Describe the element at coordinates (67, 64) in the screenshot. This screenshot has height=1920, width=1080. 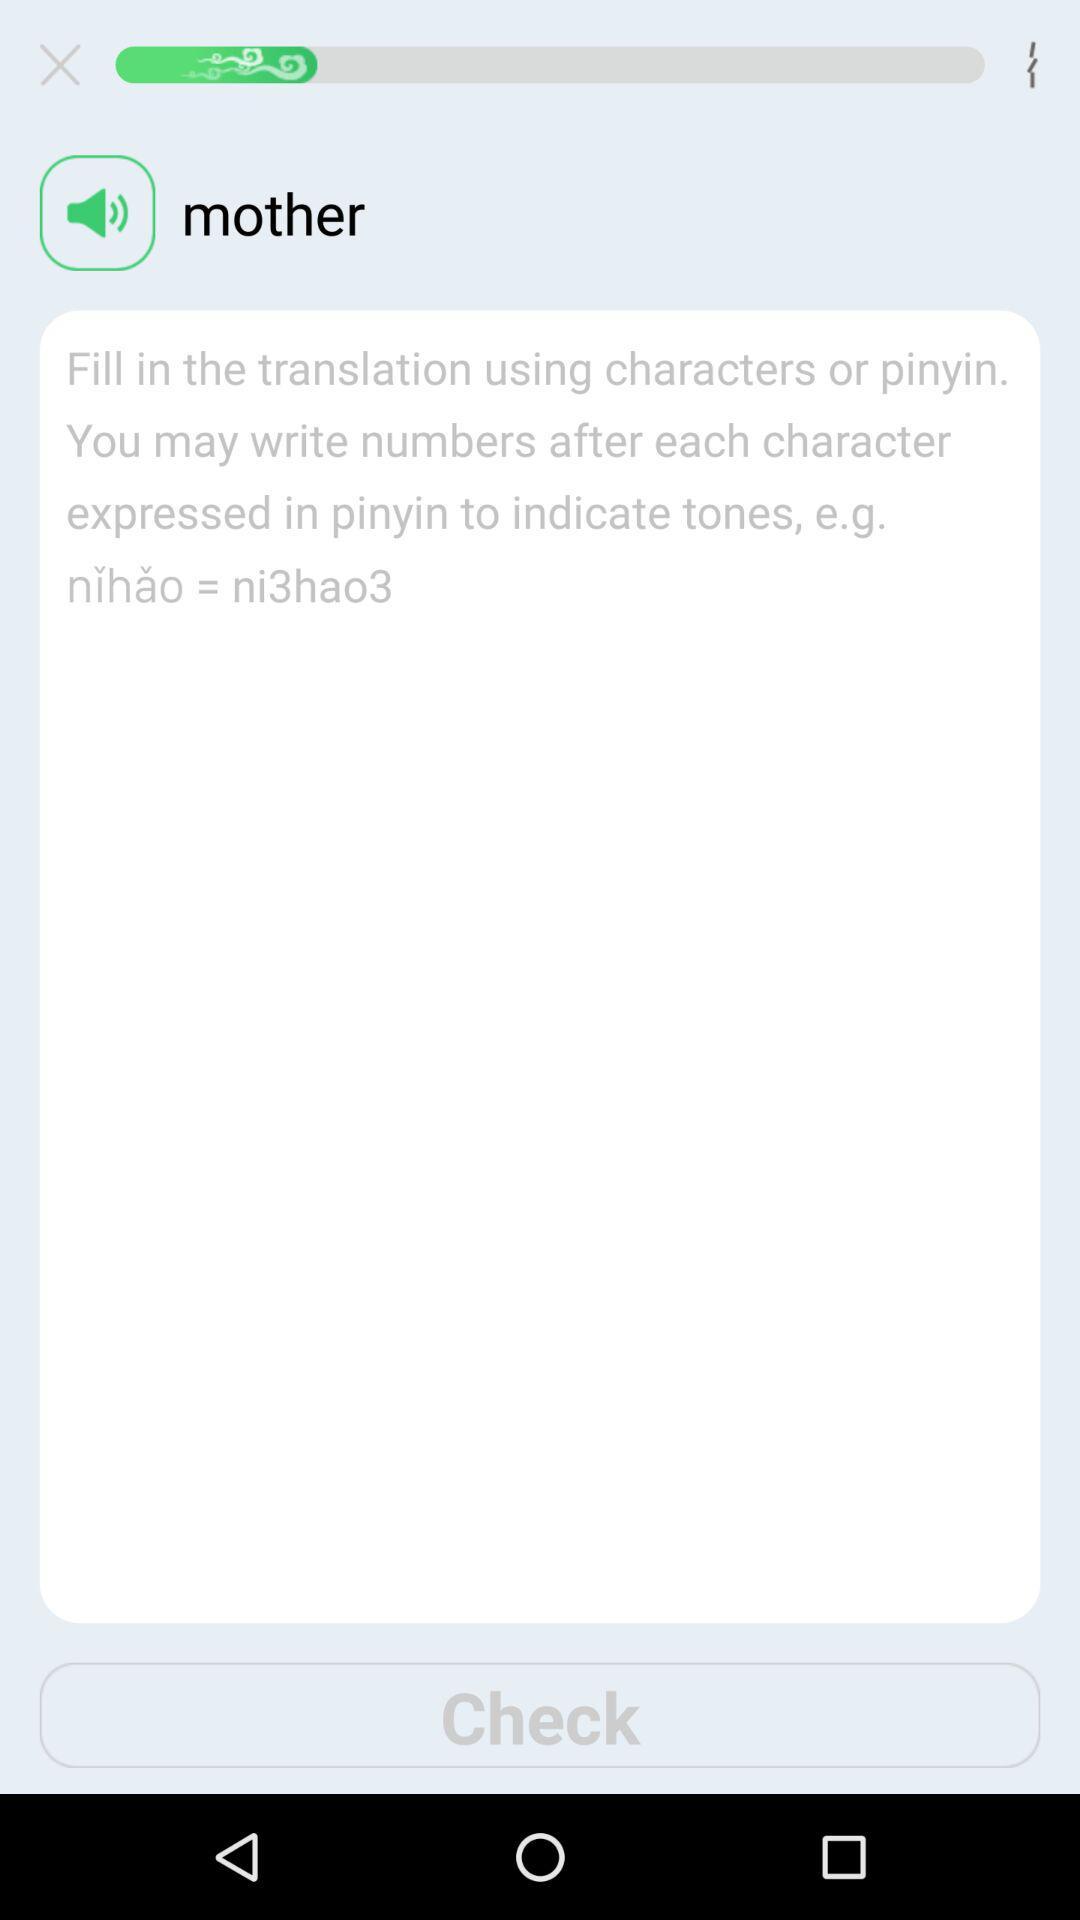
I see `button` at that location.